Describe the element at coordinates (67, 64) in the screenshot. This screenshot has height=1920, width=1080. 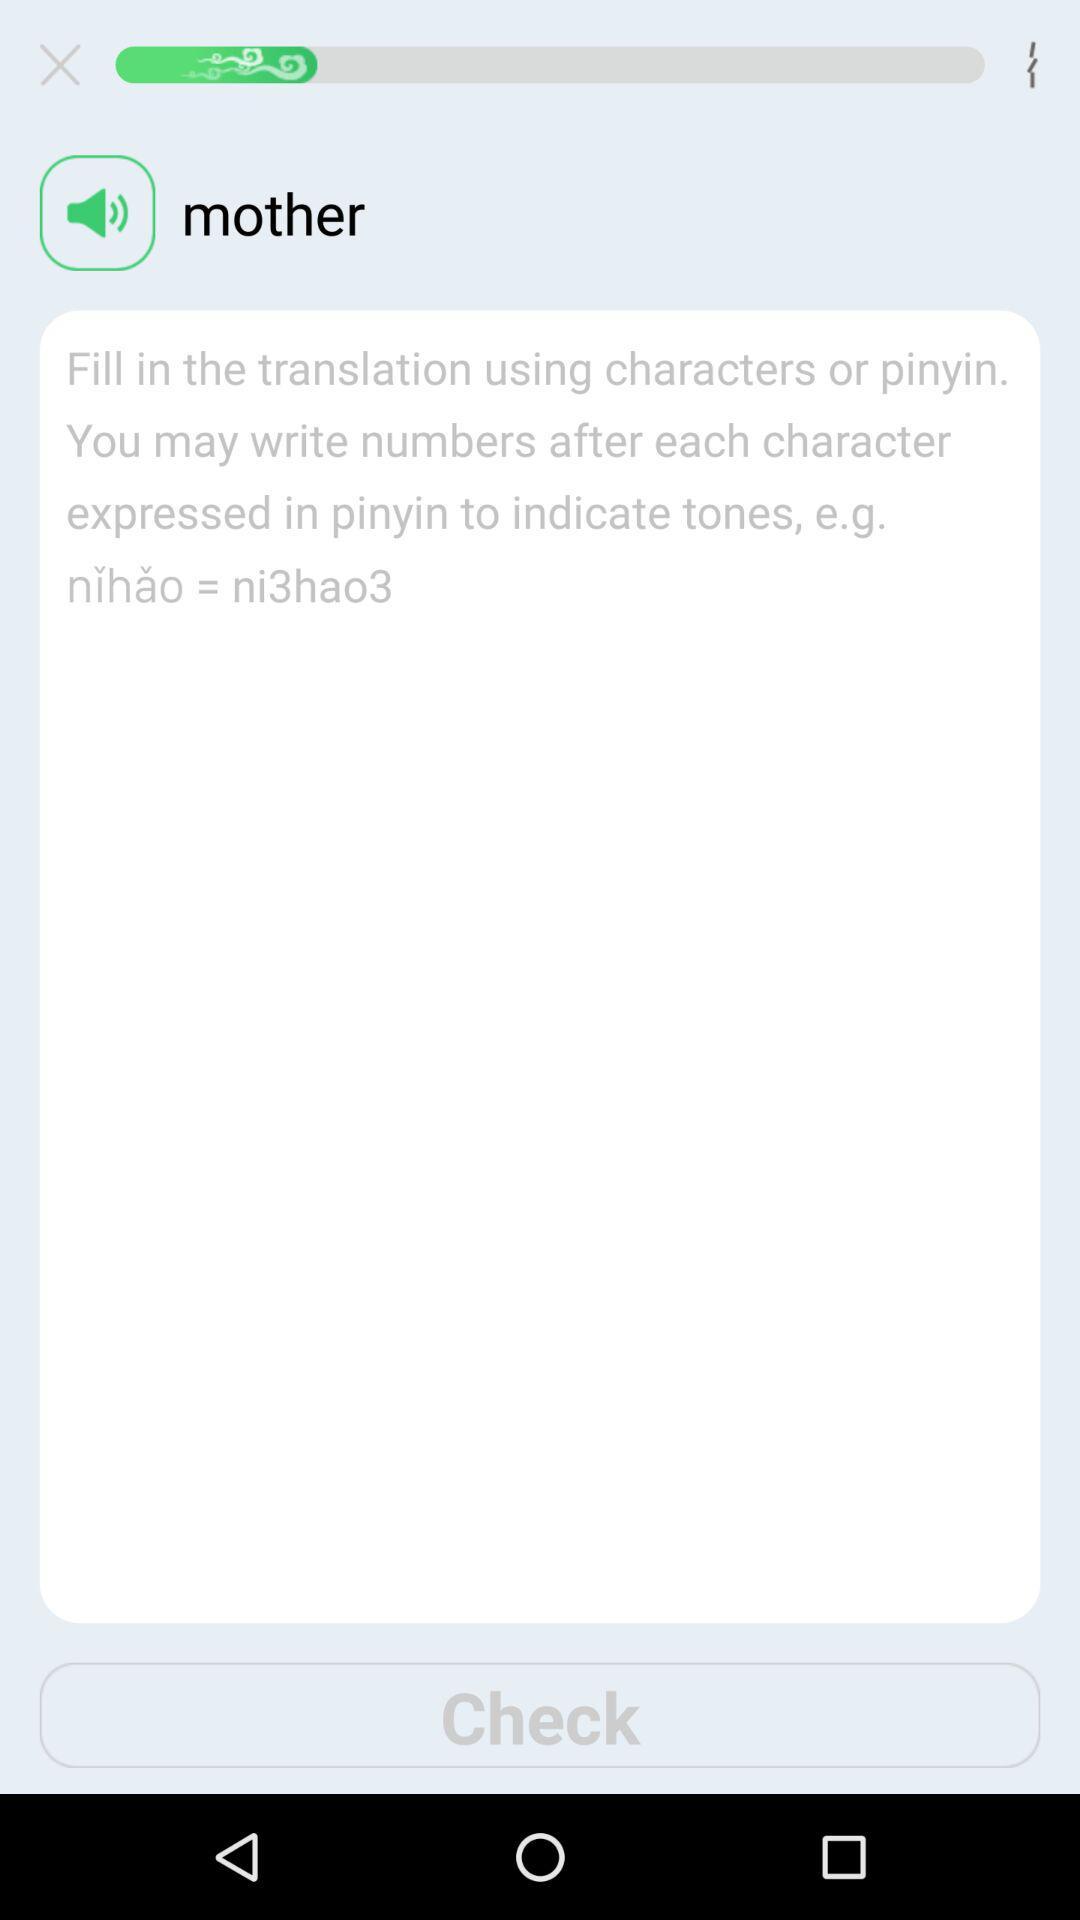
I see `button` at that location.